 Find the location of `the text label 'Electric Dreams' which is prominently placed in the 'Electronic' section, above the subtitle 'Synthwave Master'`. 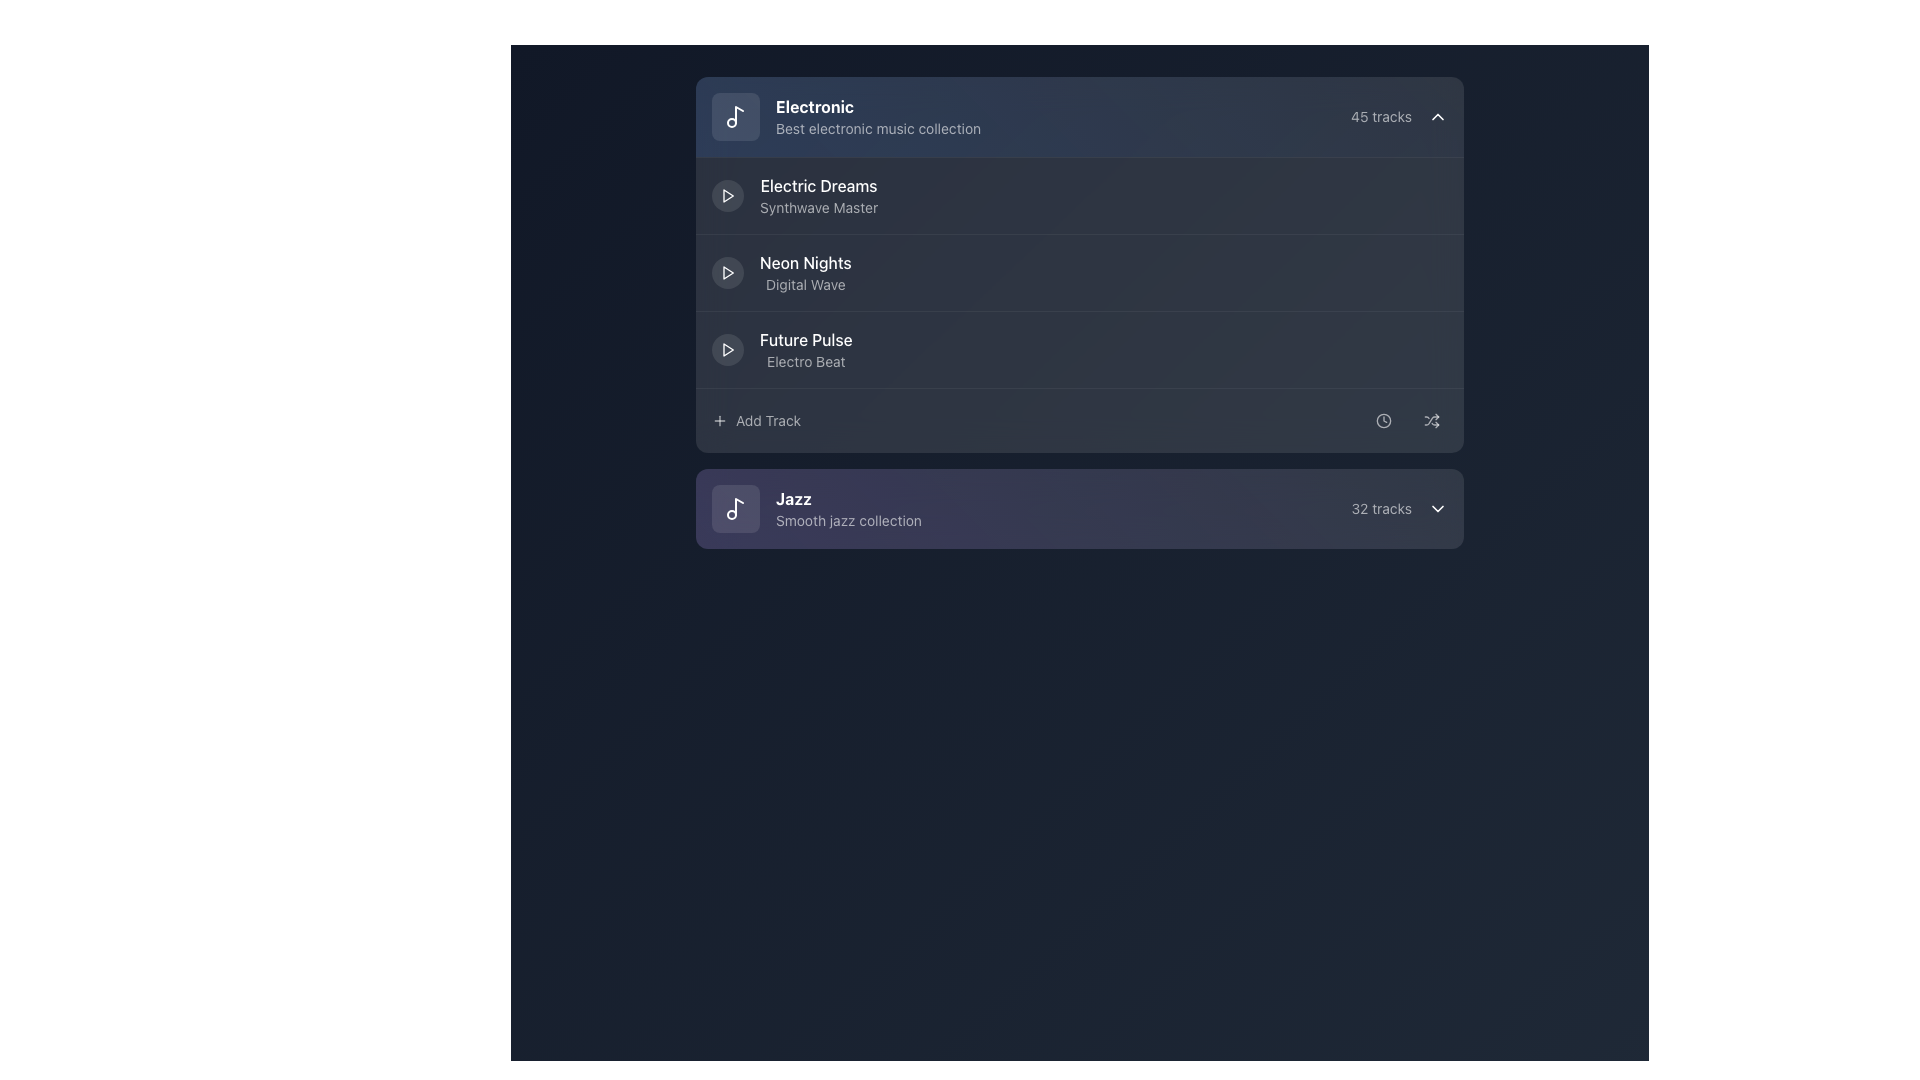

the text label 'Electric Dreams' which is prominently placed in the 'Electronic' section, above the subtitle 'Synthwave Master' is located at coordinates (819, 185).